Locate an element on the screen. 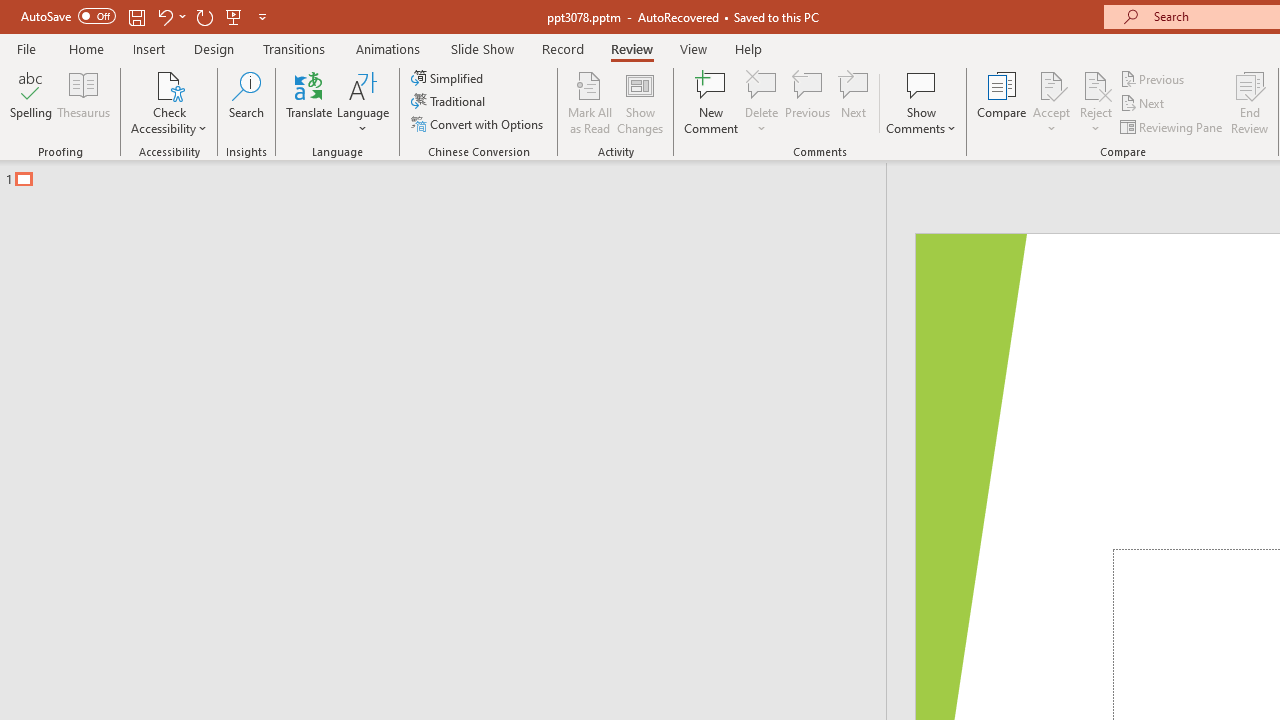 This screenshot has height=720, width=1280. 'Reject Change' is located at coordinates (1095, 84).